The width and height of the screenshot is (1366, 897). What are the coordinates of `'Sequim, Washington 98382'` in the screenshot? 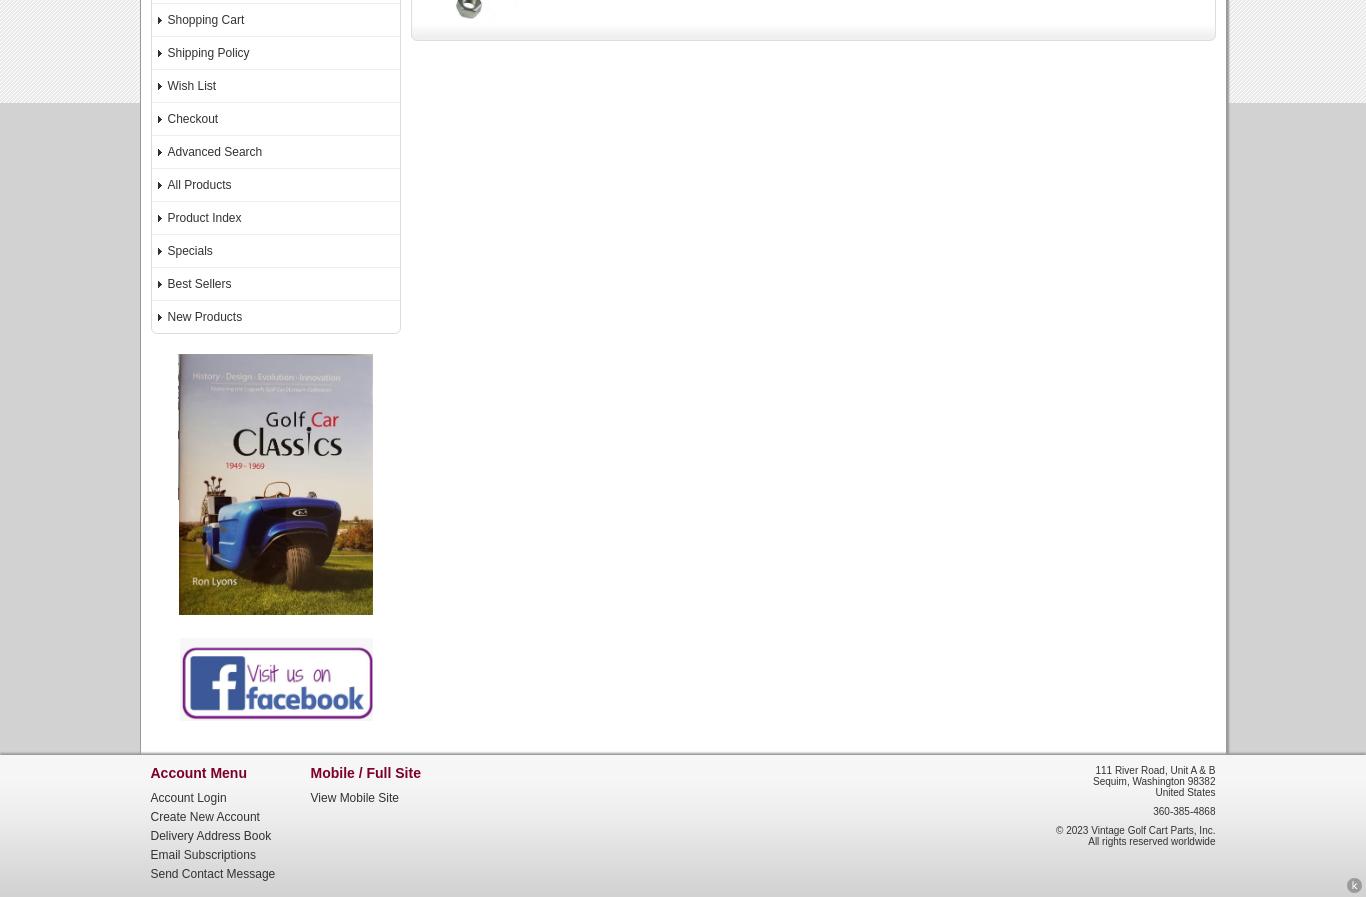 It's located at (1091, 781).